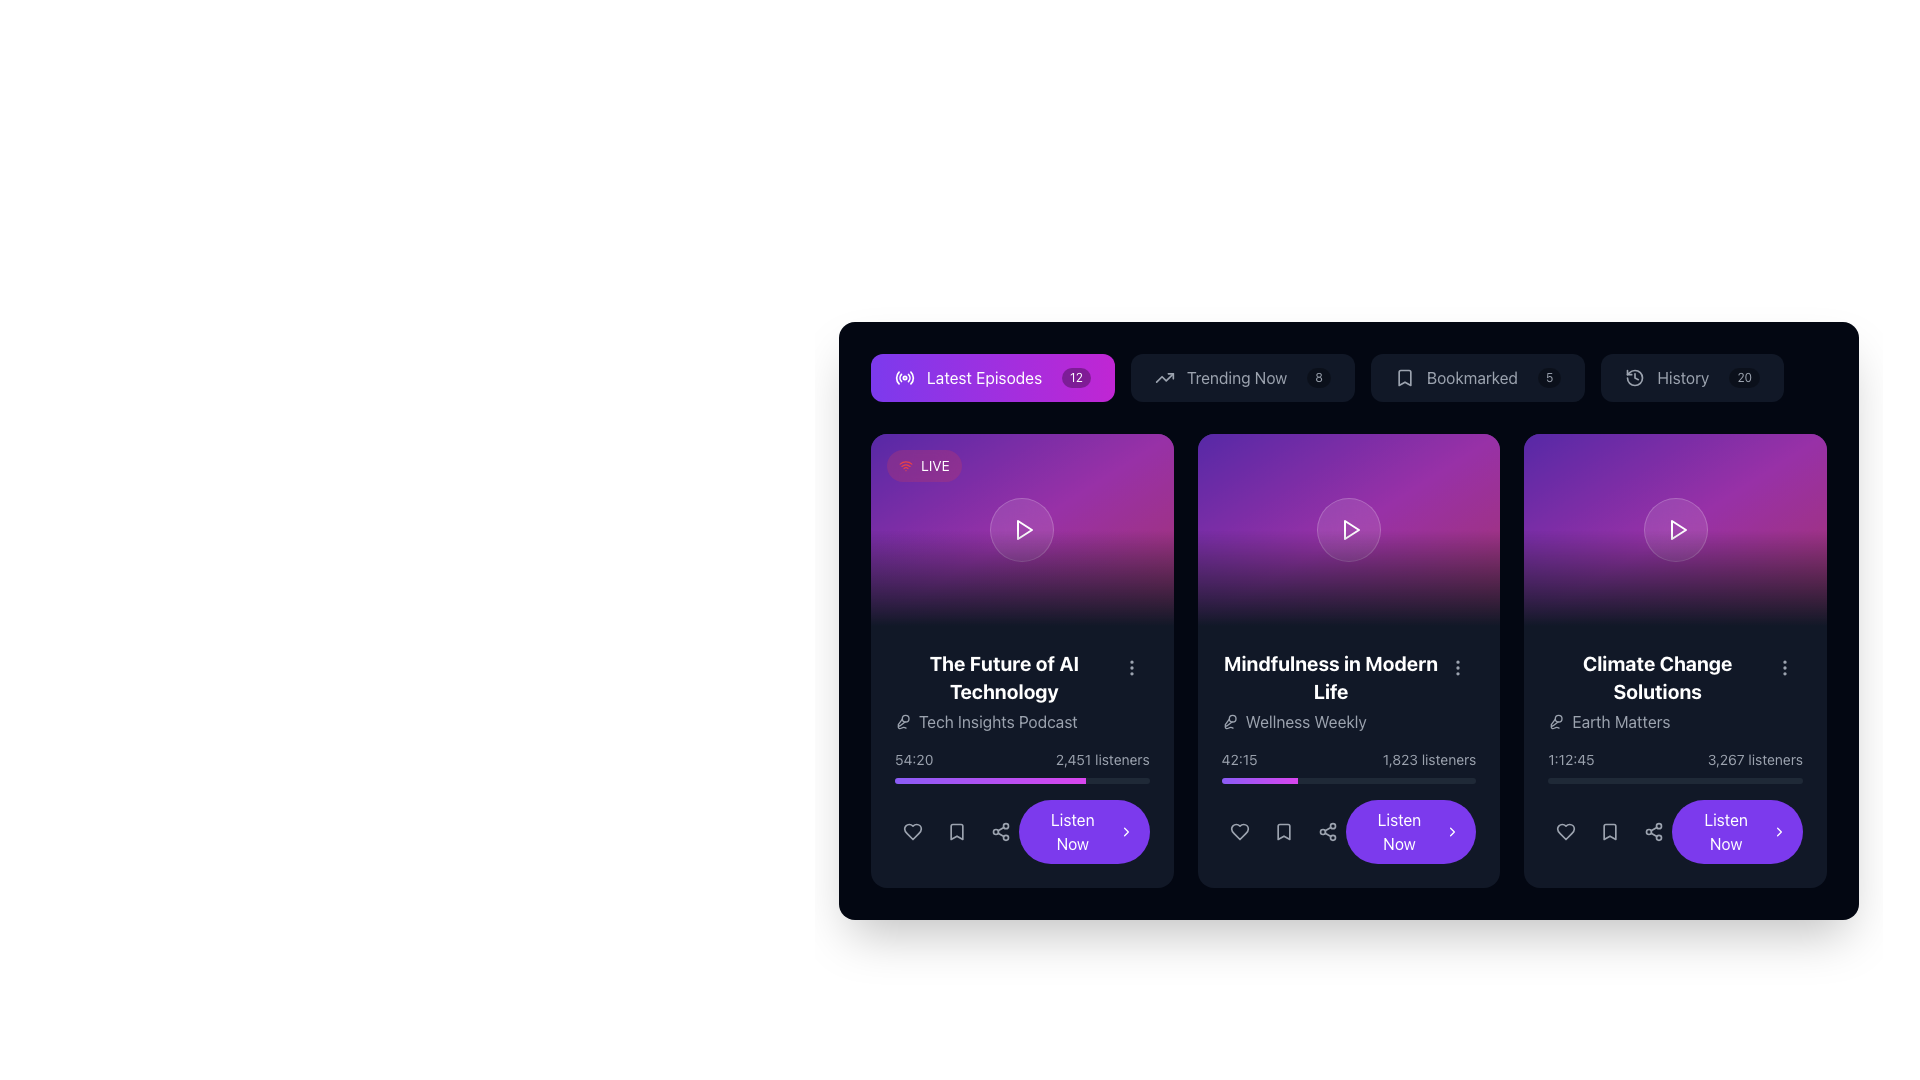 The width and height of the screenshot is (1920, 1080). What do you see at coordinates (1677, 528) in the screenshot?
I see `the play button located in the center of the third card from the left under the 'Climate Change Solutions' title` at bounding box center [1677, 528].